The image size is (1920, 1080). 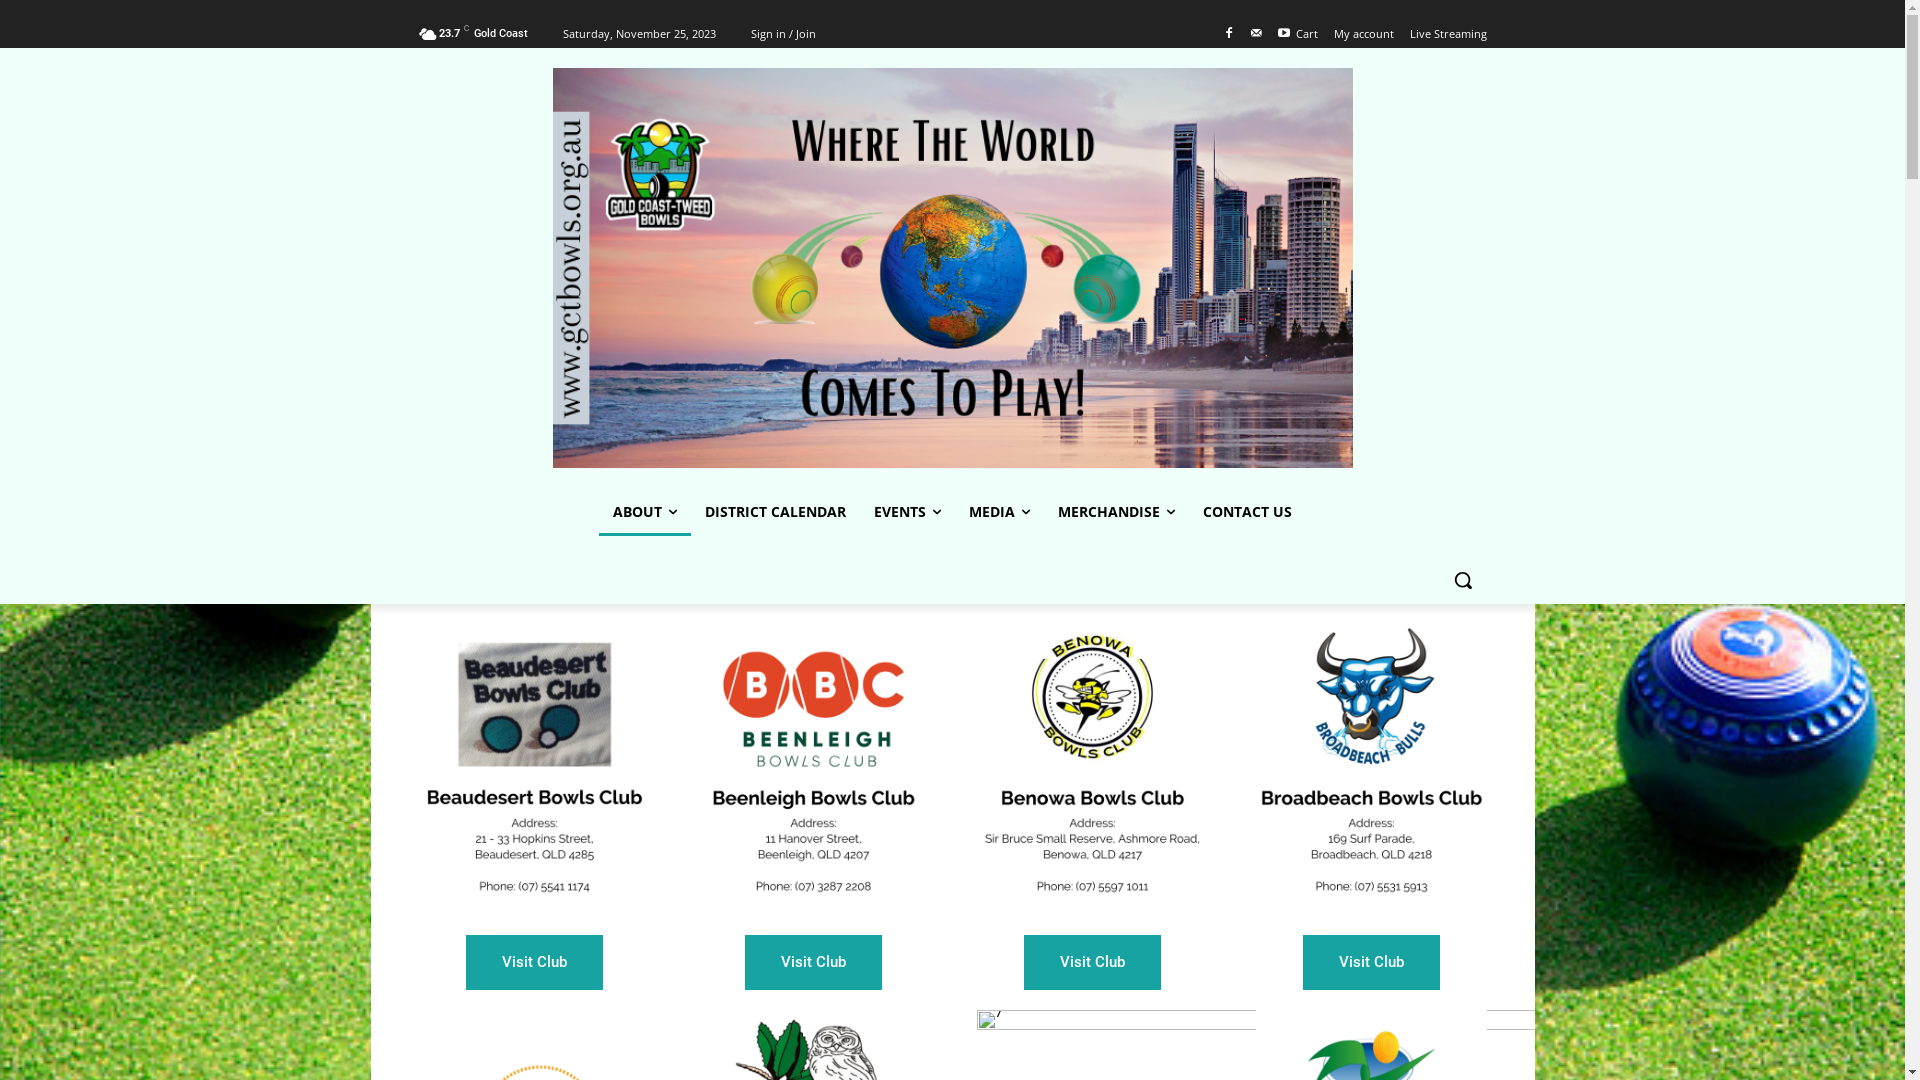 What do you see at coordinates (1370, 765) in the screenshot?
I see `'4'` at bounding box center [1370, 765].